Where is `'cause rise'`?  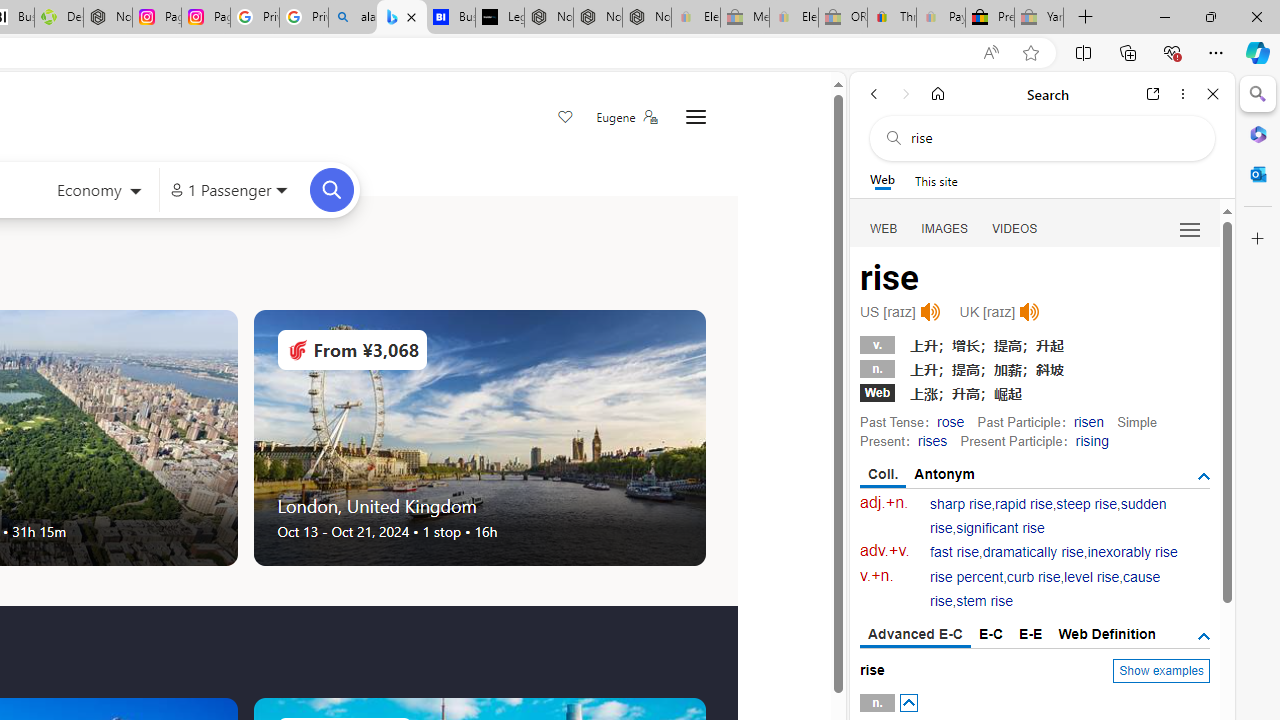 'cause rise' is located at coordinates (1044, 588).